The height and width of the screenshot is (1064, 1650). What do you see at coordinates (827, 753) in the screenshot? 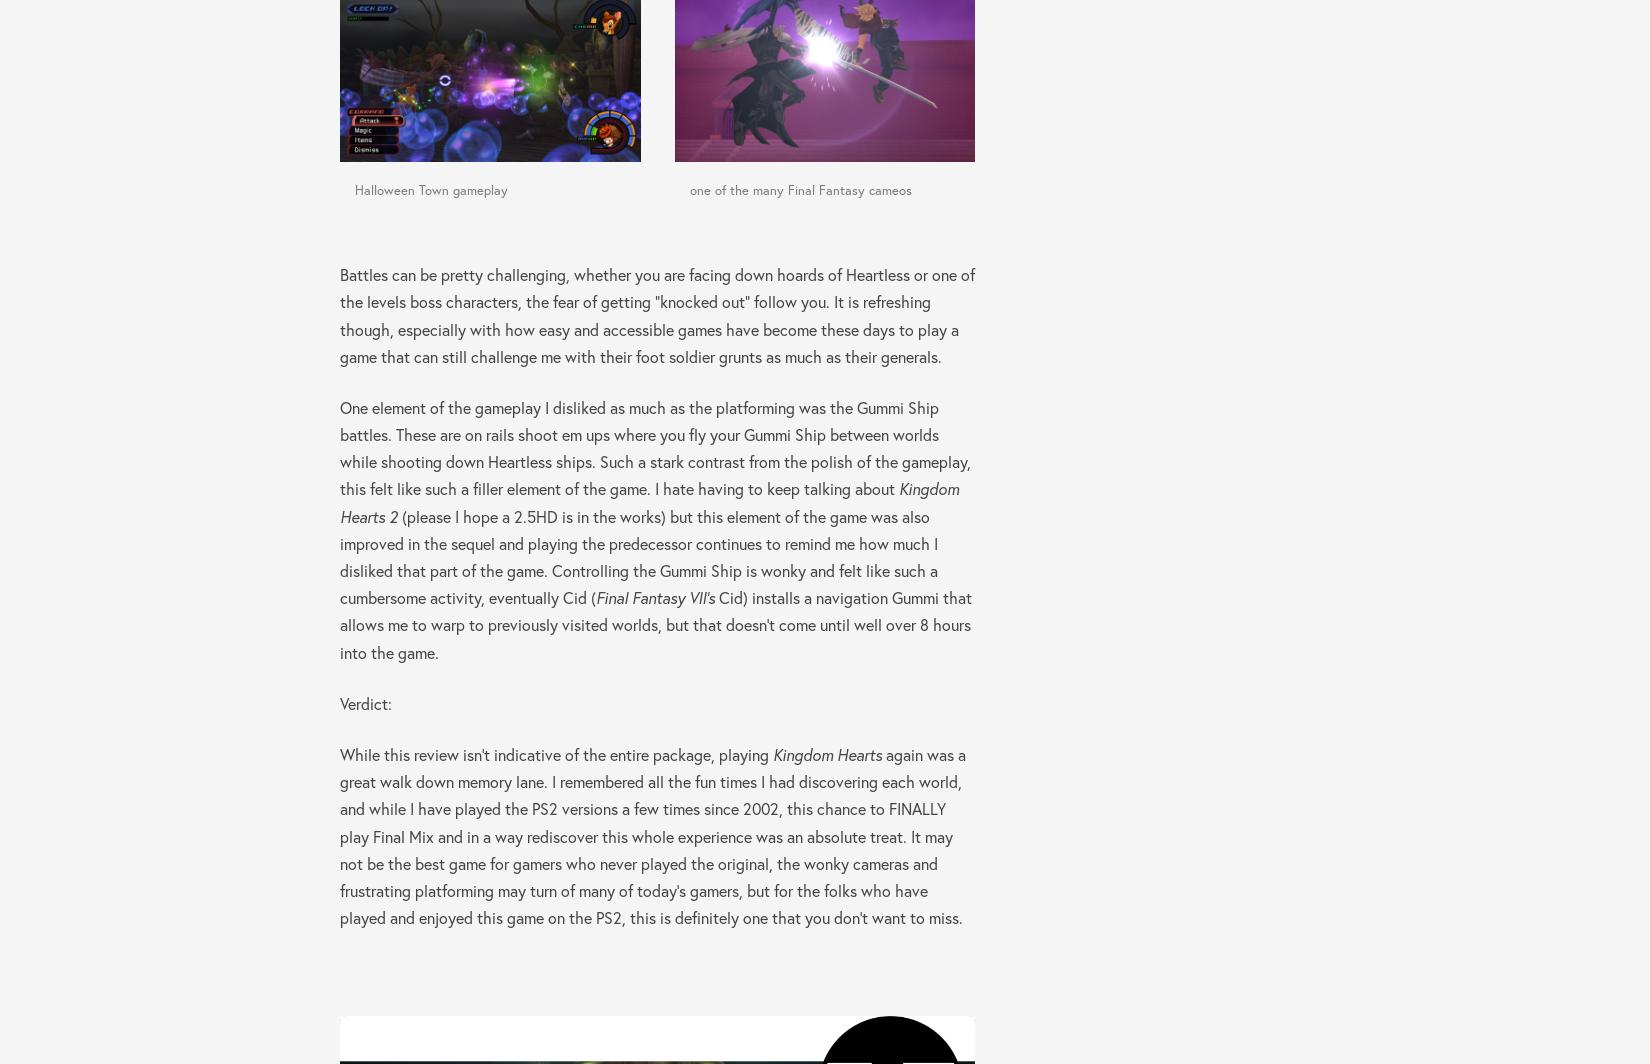
I see `'Kingdom
Hearts'` at bounding box center [827, 753].